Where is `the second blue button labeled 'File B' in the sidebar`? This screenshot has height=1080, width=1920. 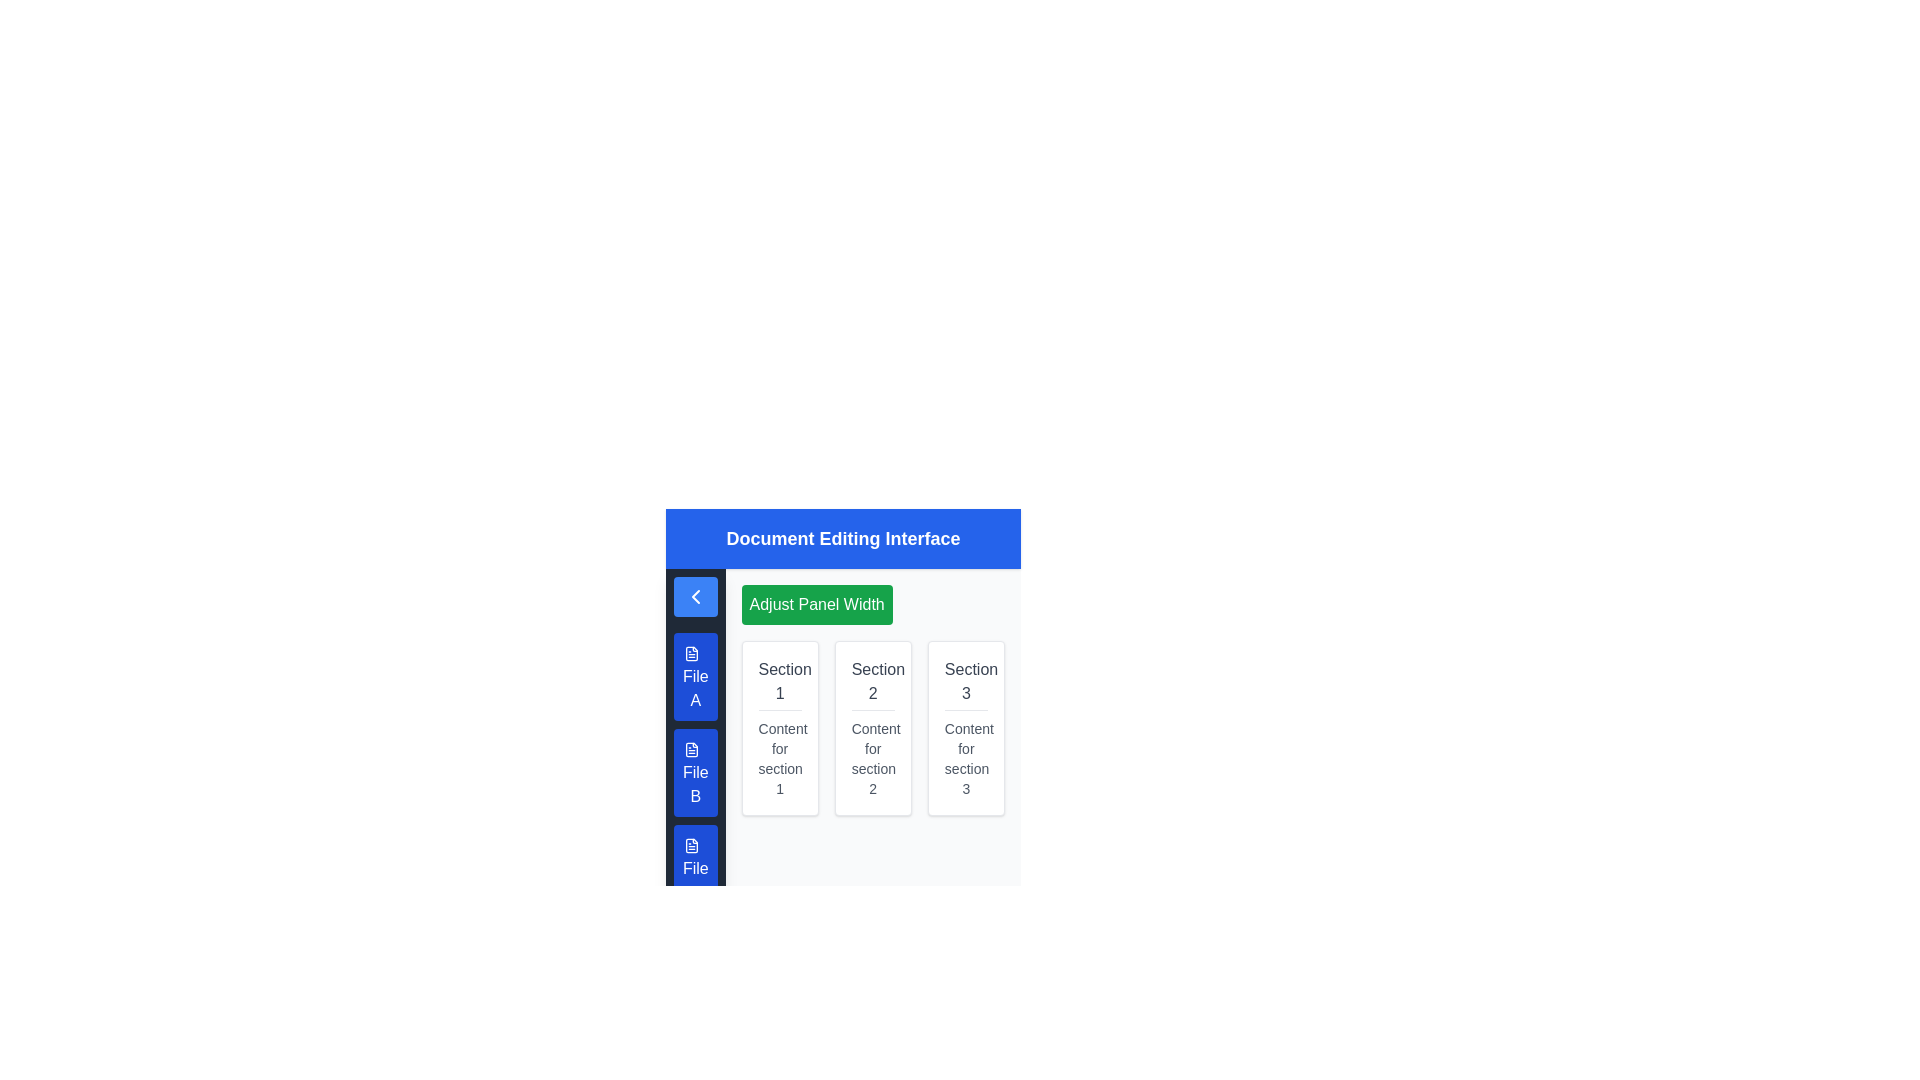
the second blue button labeled 'File B' in the sidebar is located at coordinates (695, 771).